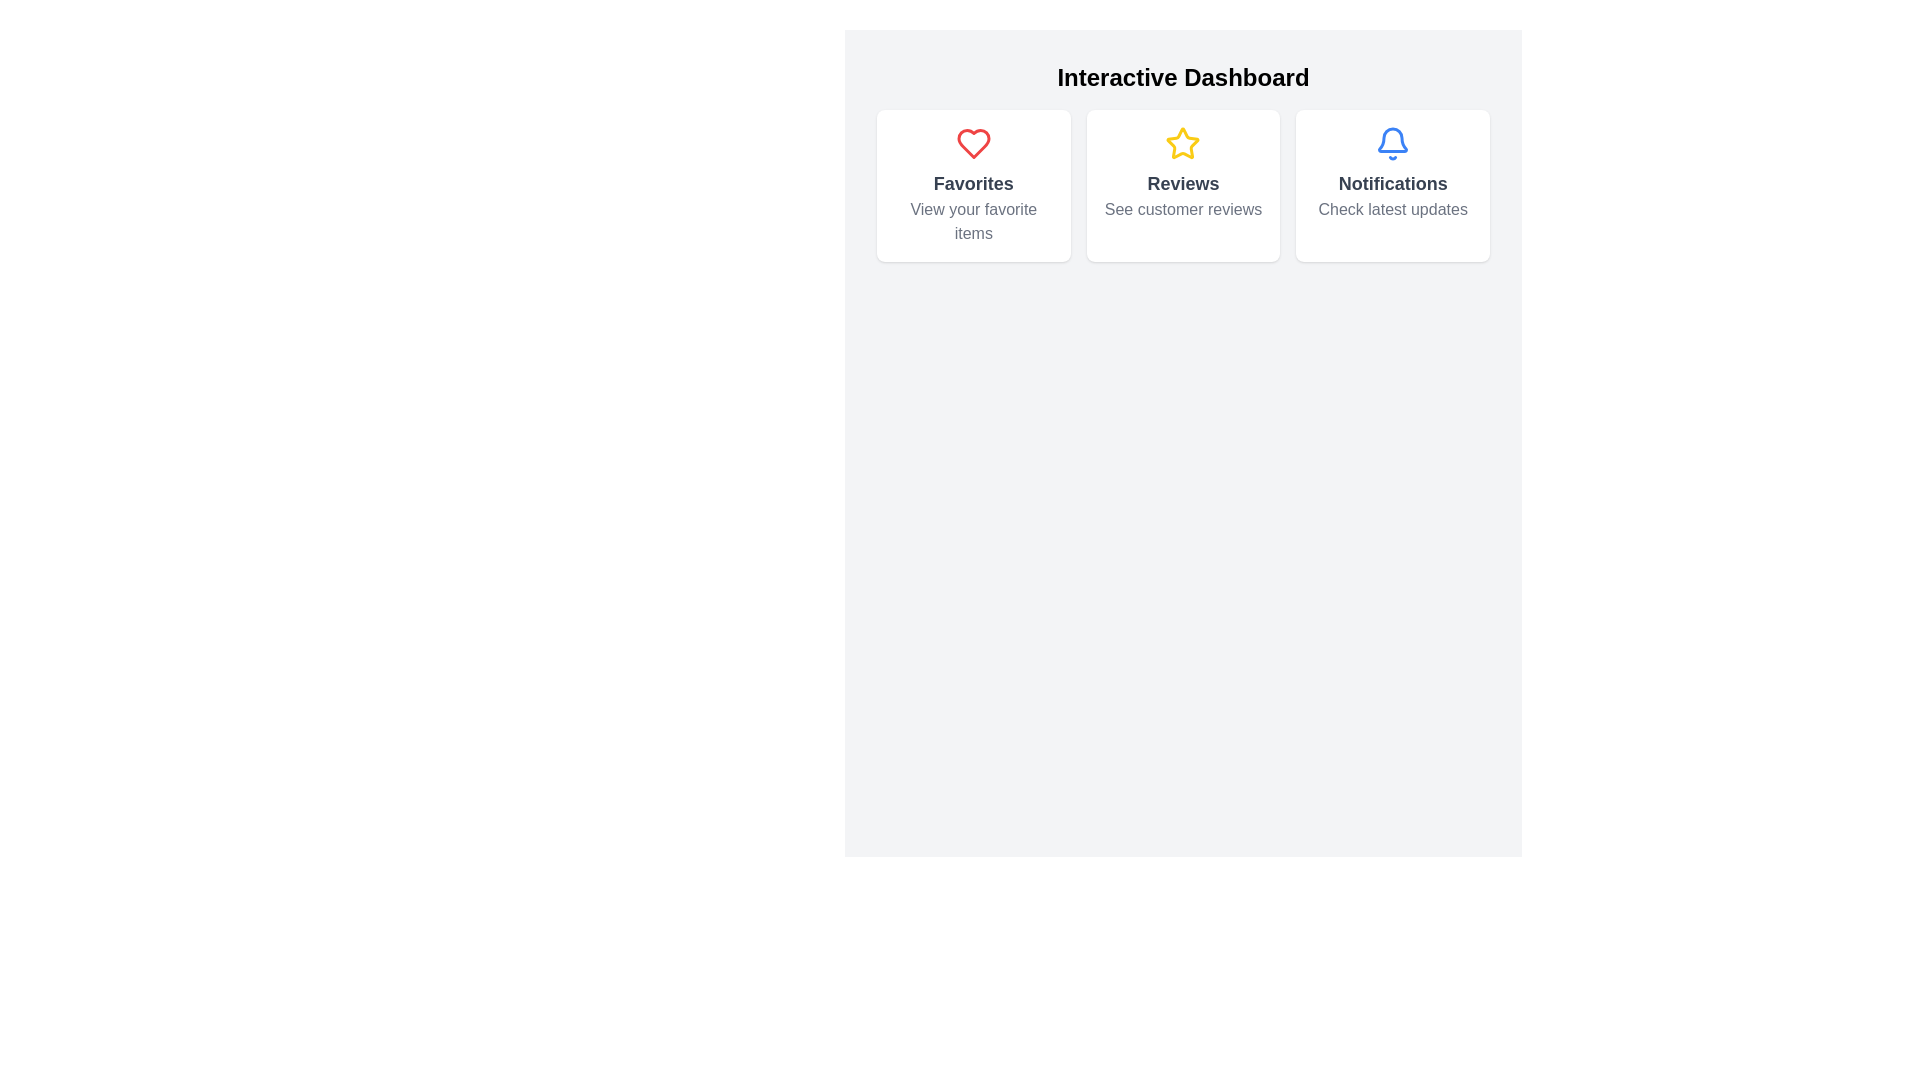  What do you see at coordinates (973, 142) in the screenshot?
I see `the red heart-shaped icon located in the 'Favorites' section of the dashboard, which is centered above the label 'Favorites'` at bounding box center [973, 142].